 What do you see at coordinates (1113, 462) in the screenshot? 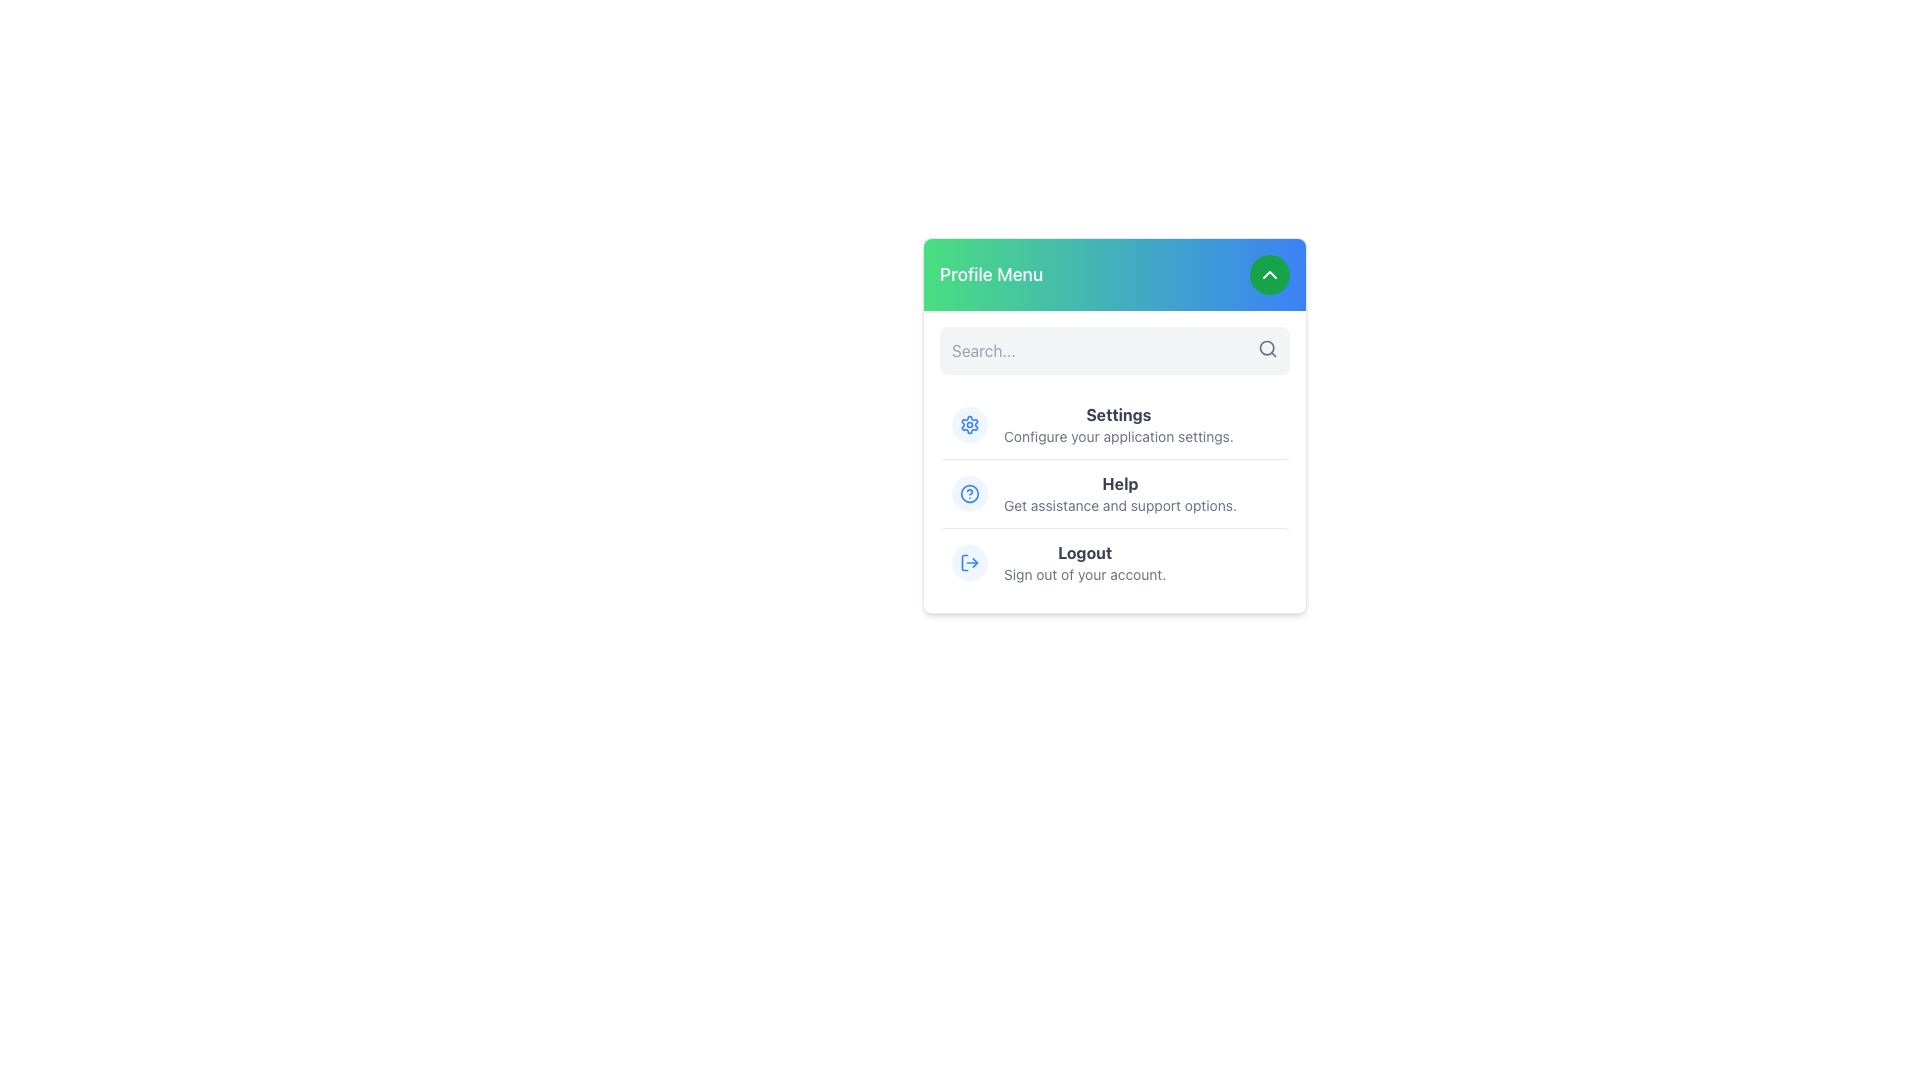
I see `the 'Settings', 'Help', or 'Logout' menu item in the vertically arranged Menu Section` at bounding box center [1113, 462].